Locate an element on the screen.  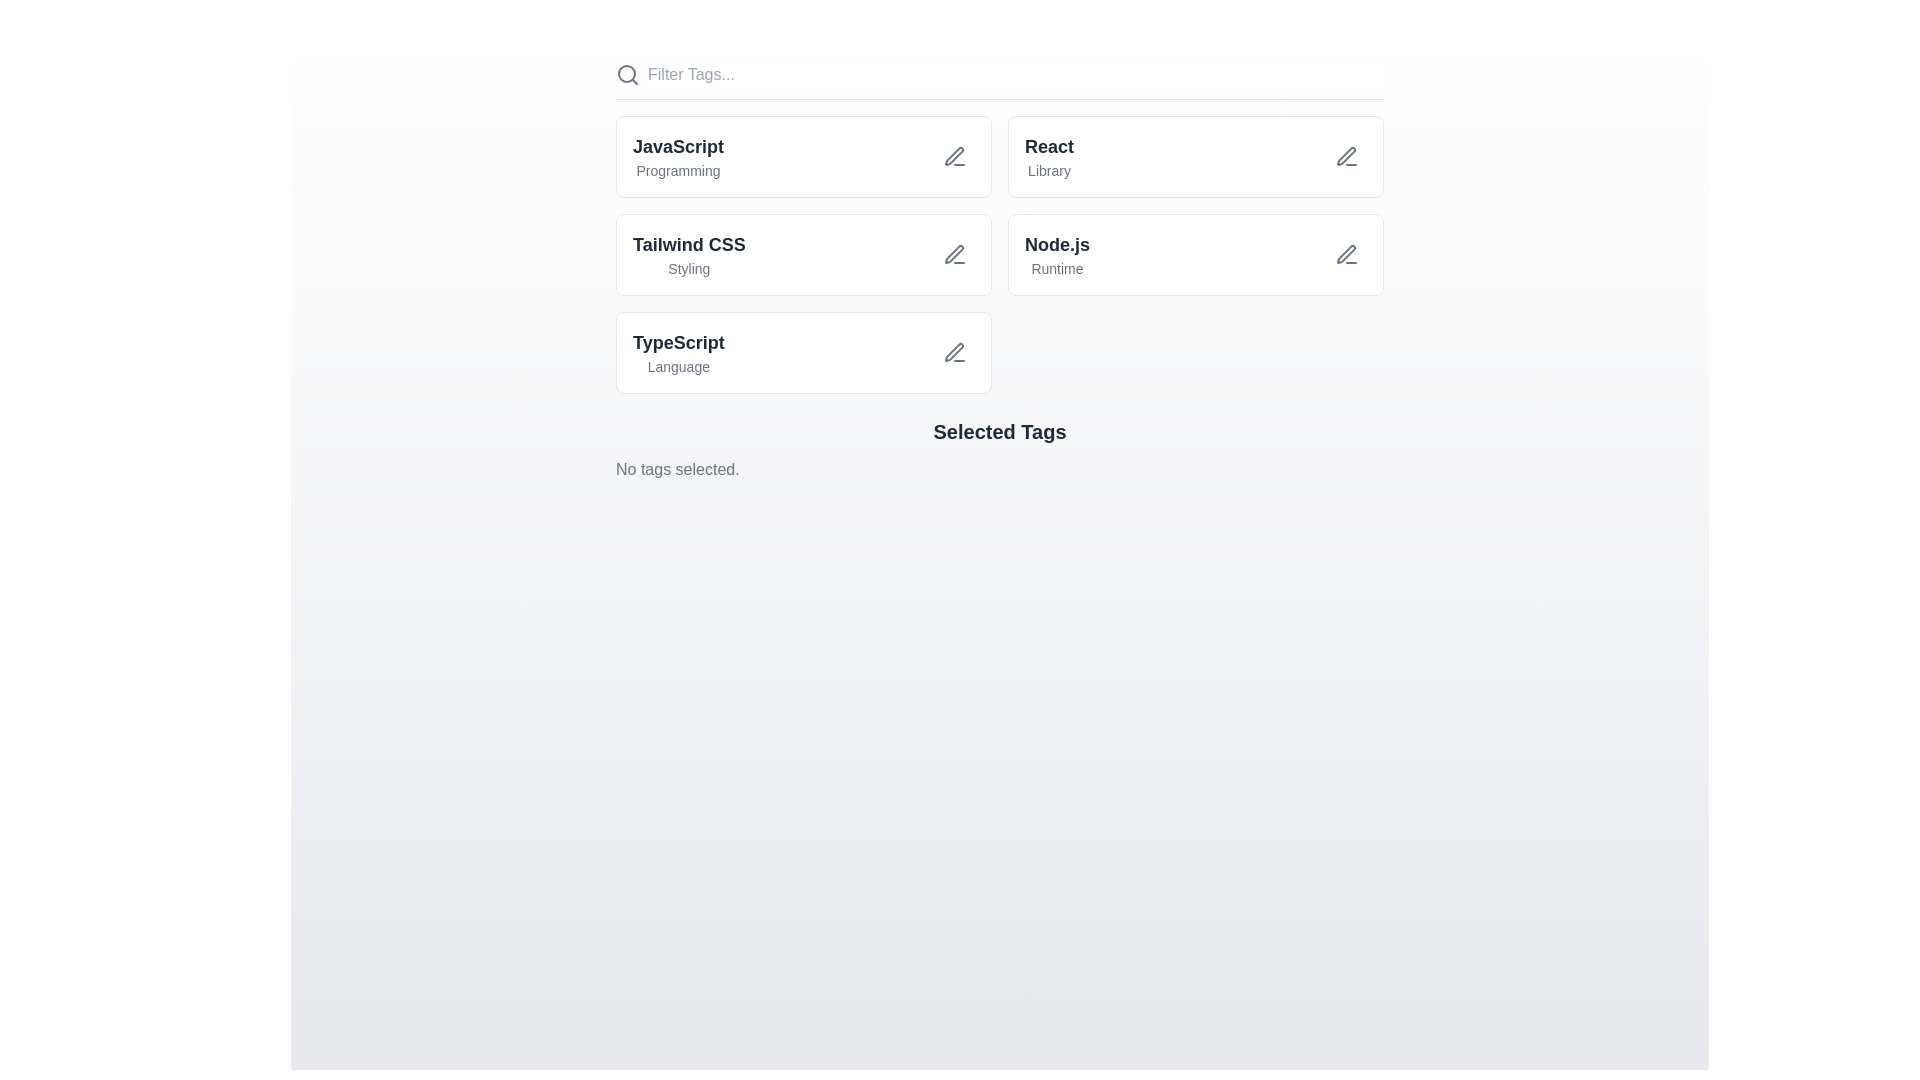
the non-interactive informational text label indicating that no tags have been selected yet, which is positioned below the 'Selected Tags' header is located at coordinates (677, 470).